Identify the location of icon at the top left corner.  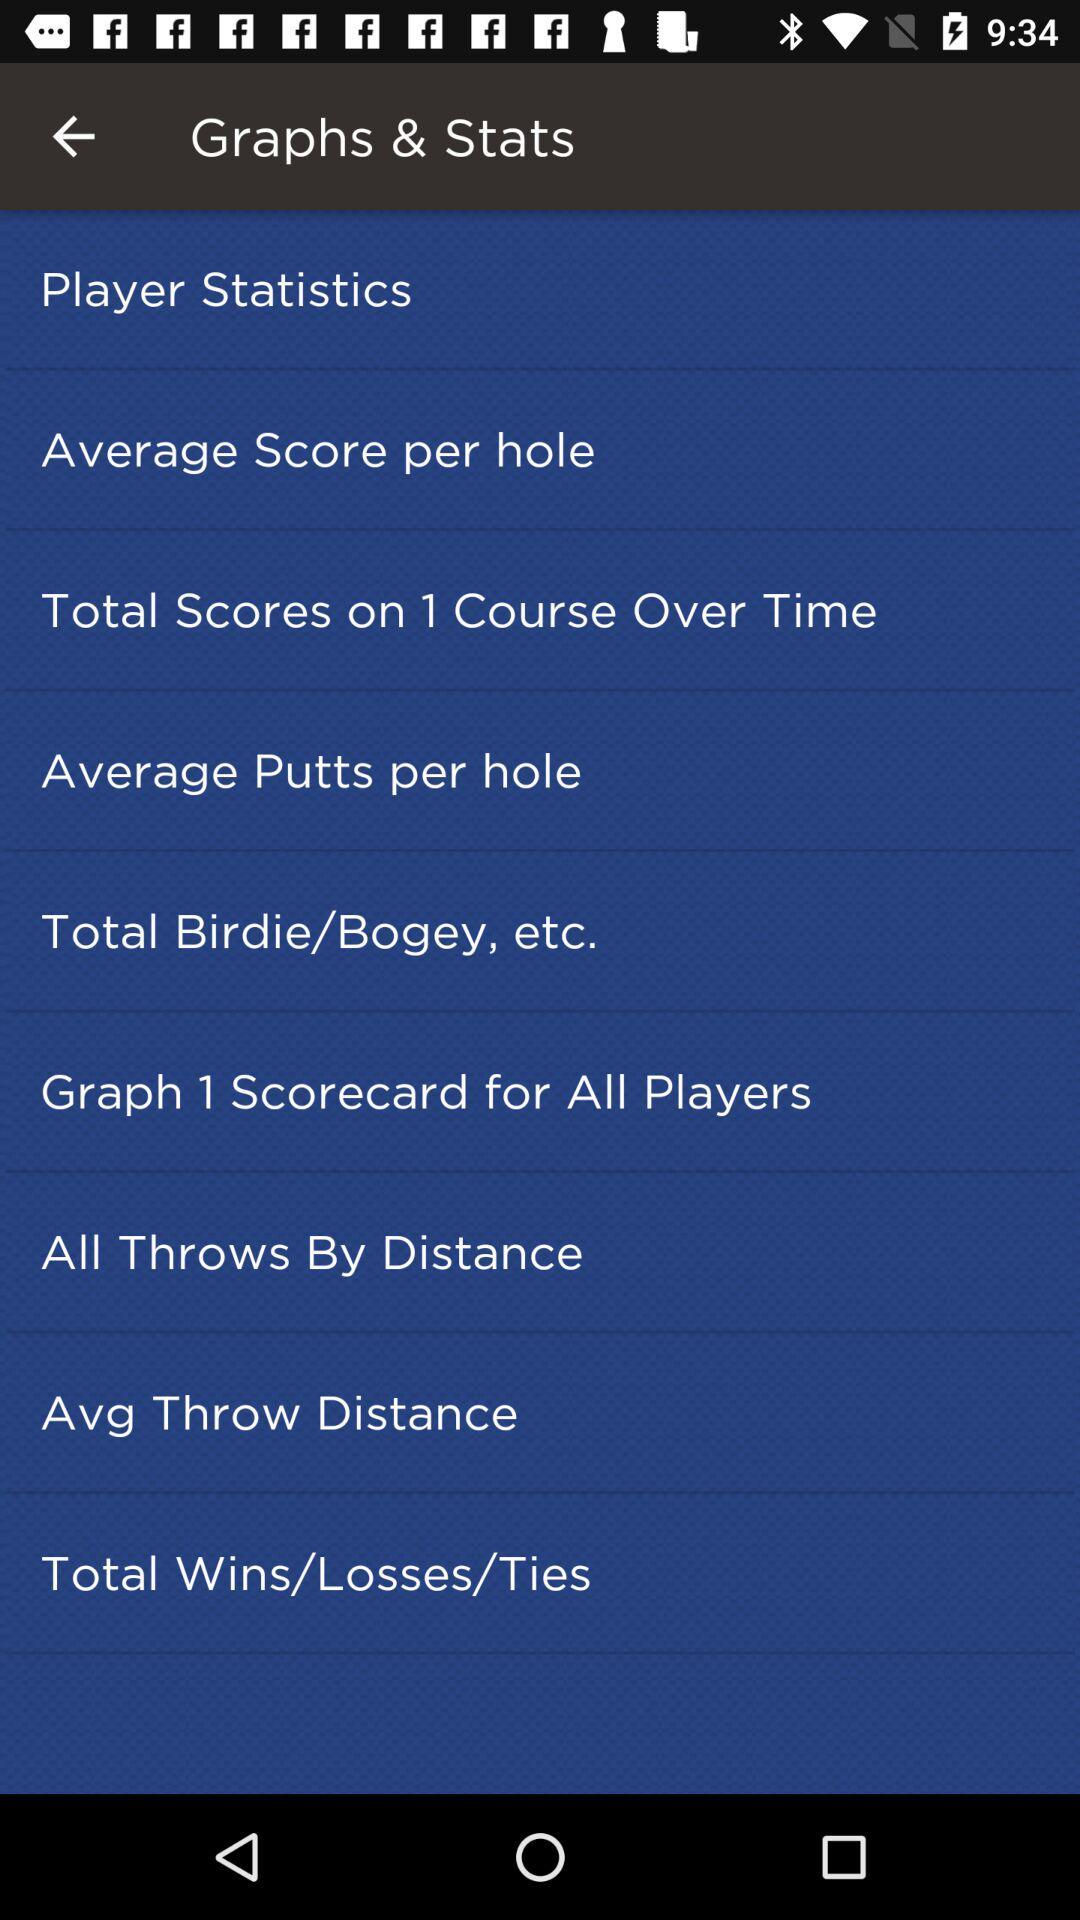
(72, 135).